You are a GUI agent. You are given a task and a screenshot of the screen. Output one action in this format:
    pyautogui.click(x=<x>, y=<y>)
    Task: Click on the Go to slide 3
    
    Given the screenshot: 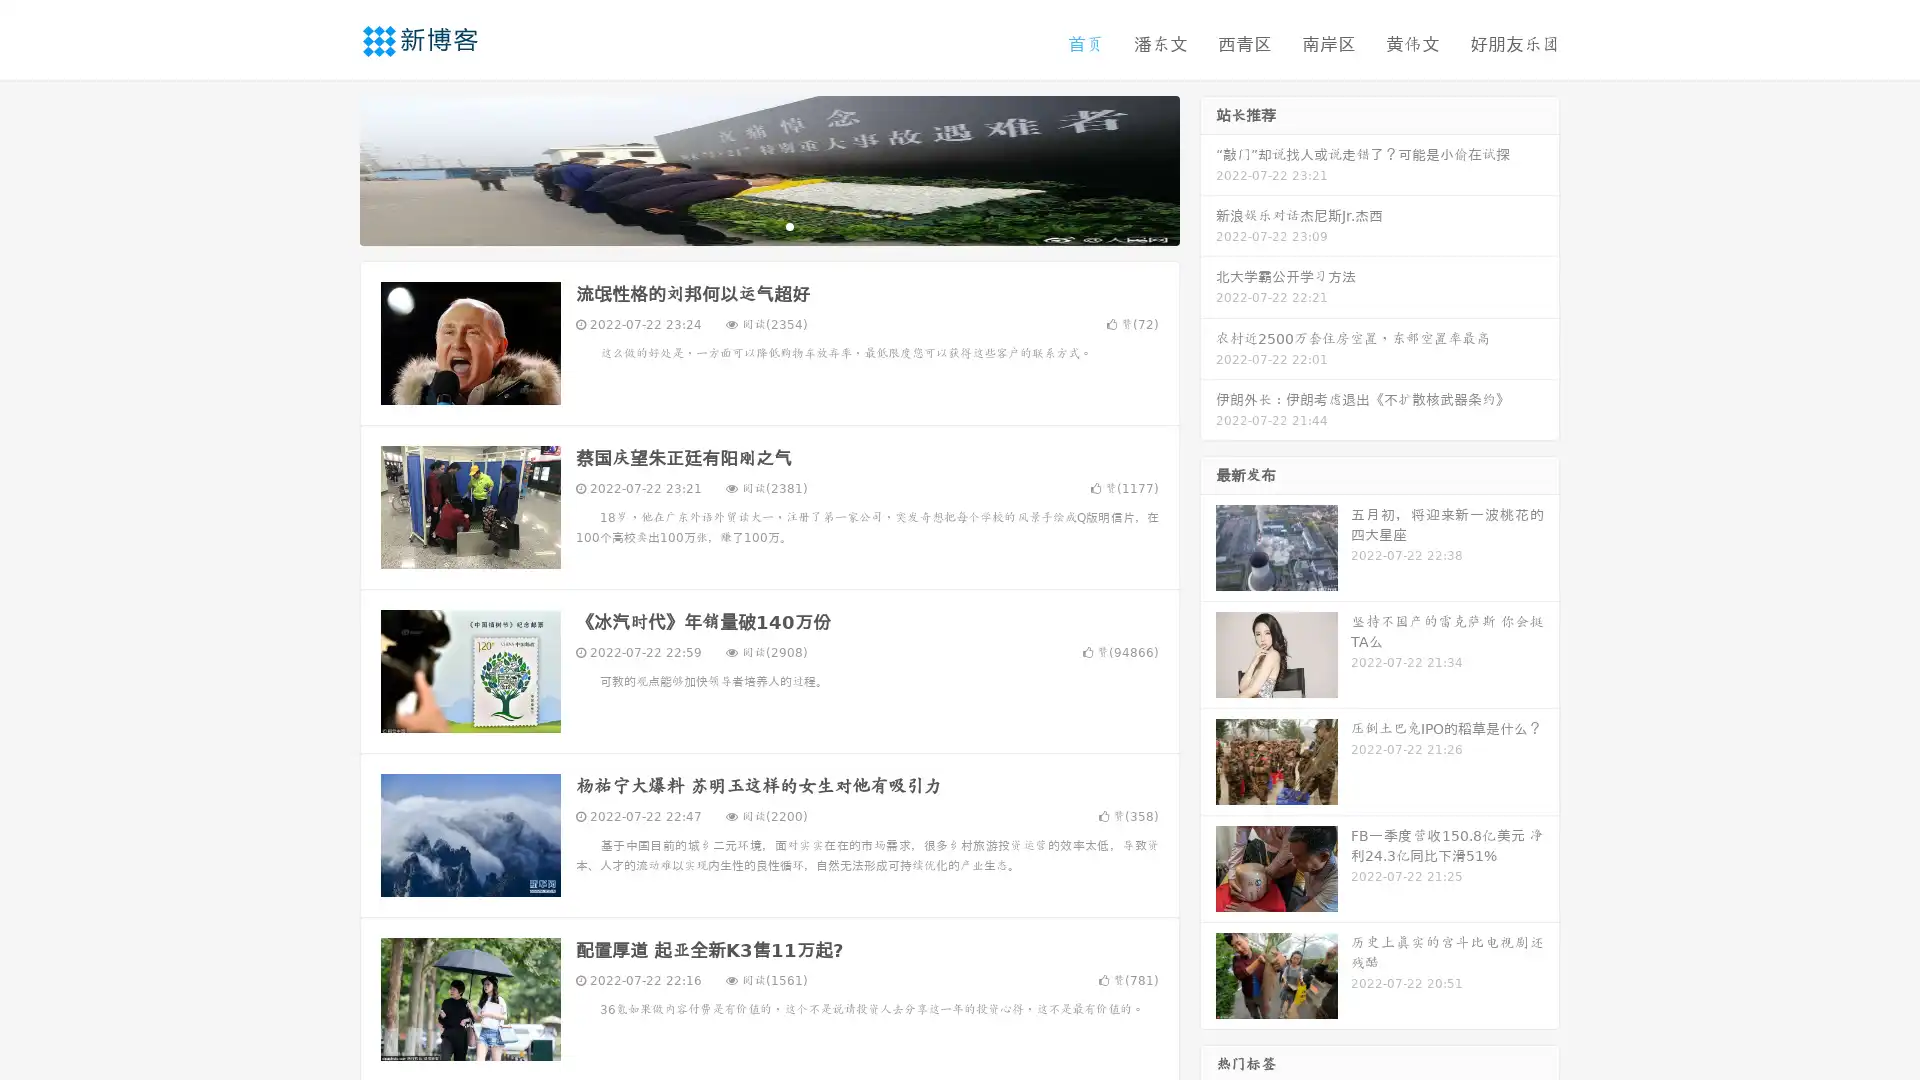 What is the action you would take?
    pyautogui.click(x=789, y=225)
    